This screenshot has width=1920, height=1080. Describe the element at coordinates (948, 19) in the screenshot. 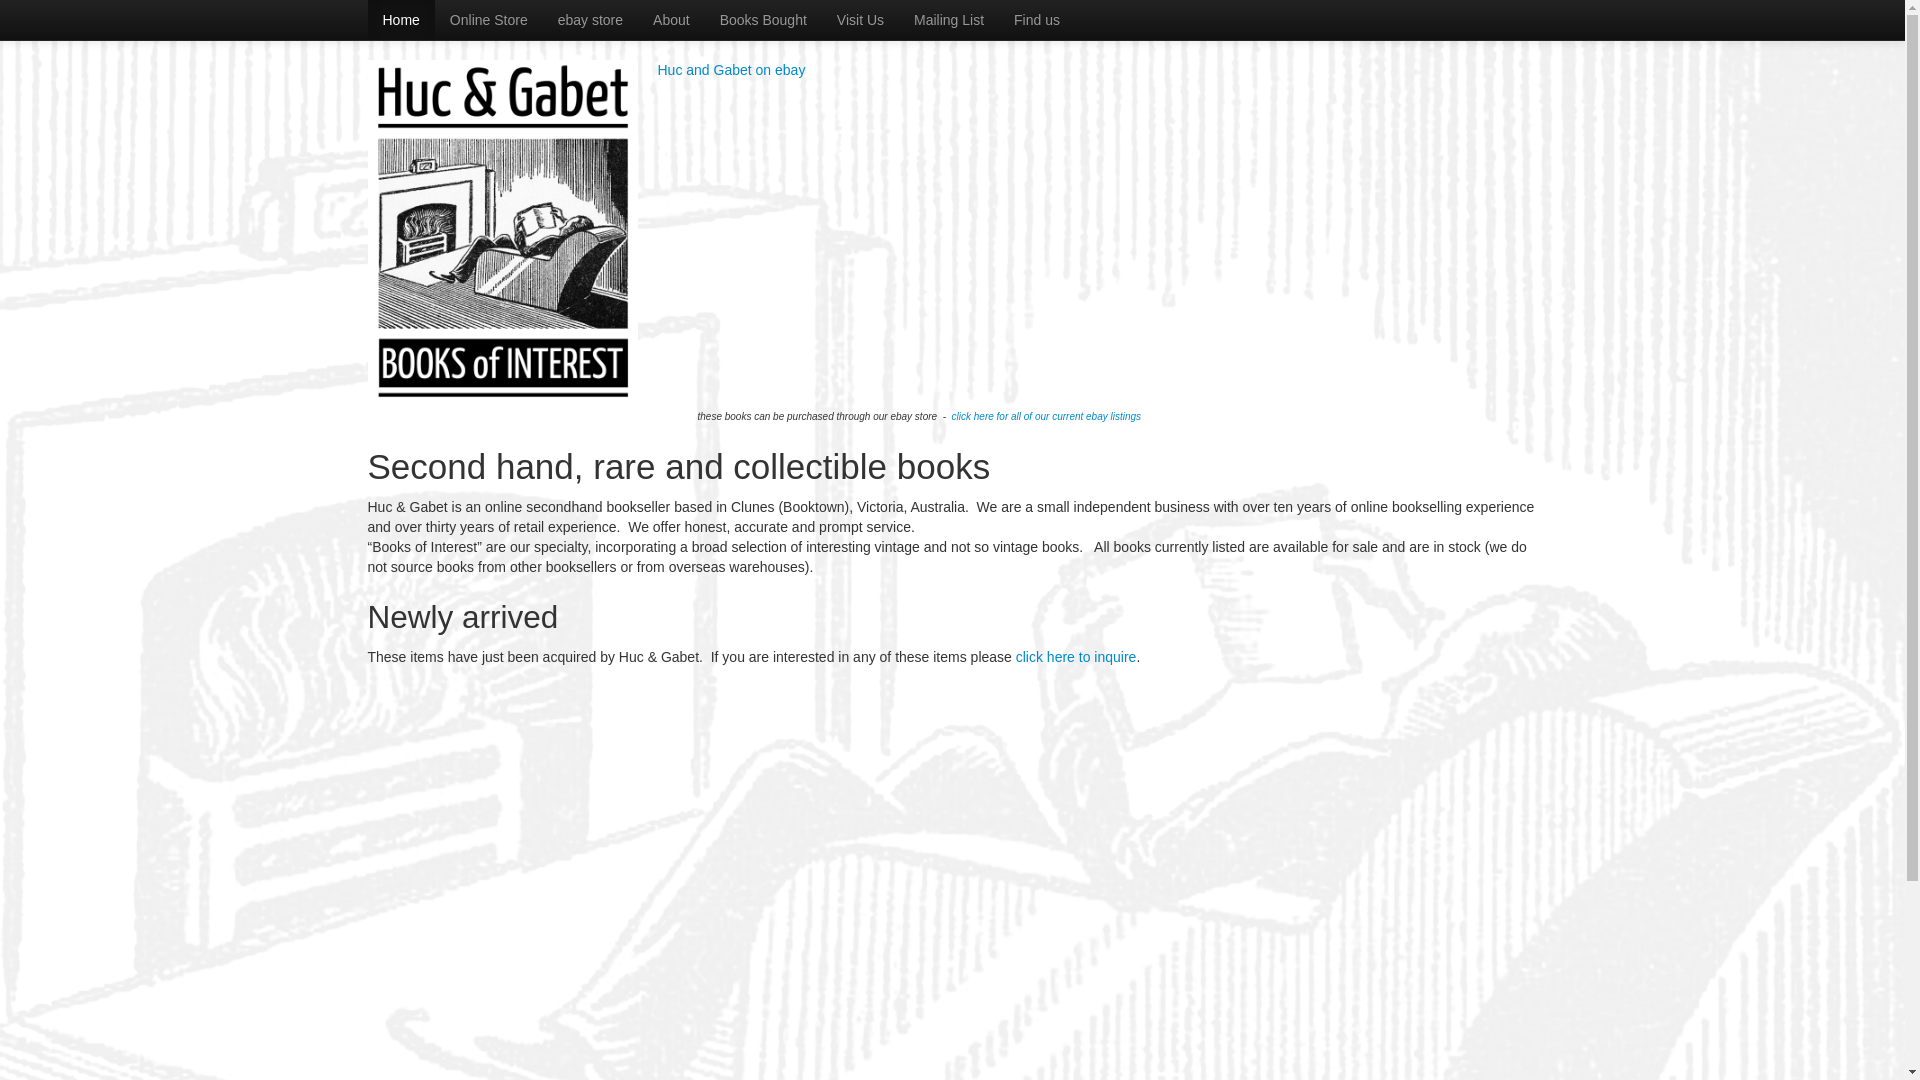

I see `'Mailing List'` at that location.